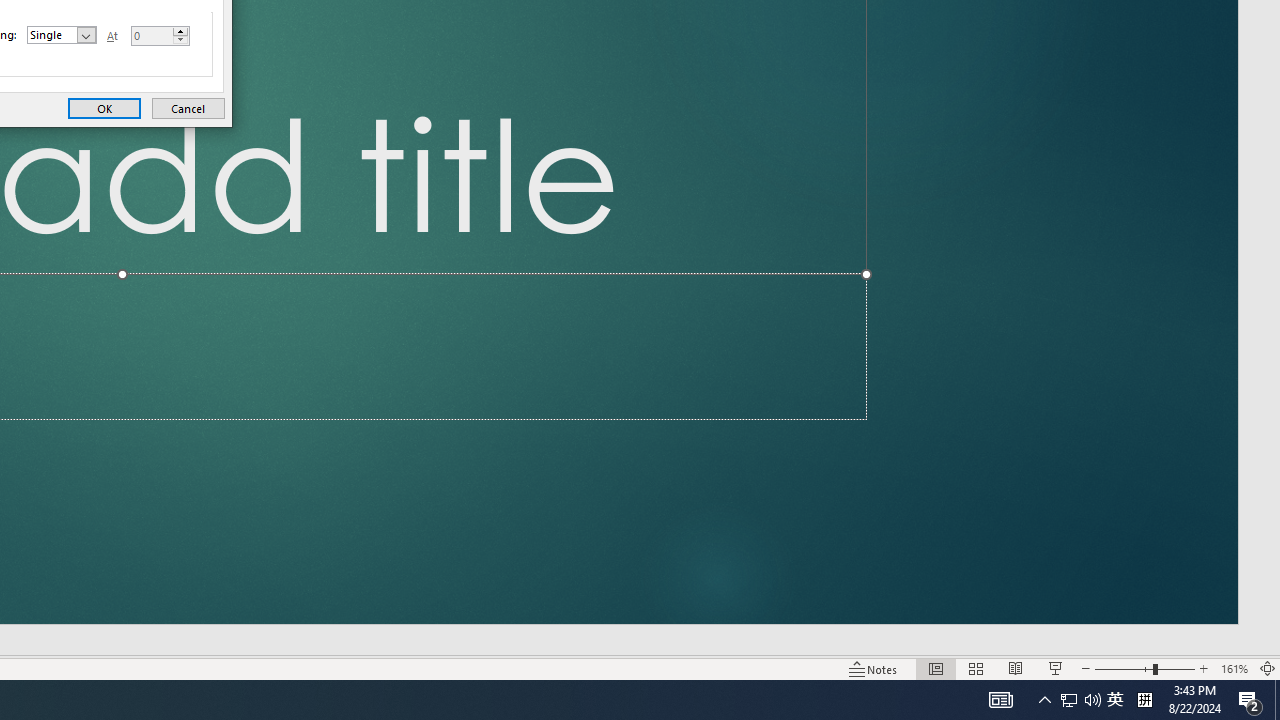 The height and width of the screenshot is (720, 1280). What do you see at coordinates (62, 34) in the screenshot?
I see `'Line Spacing'` at bounding box center [62, 34].